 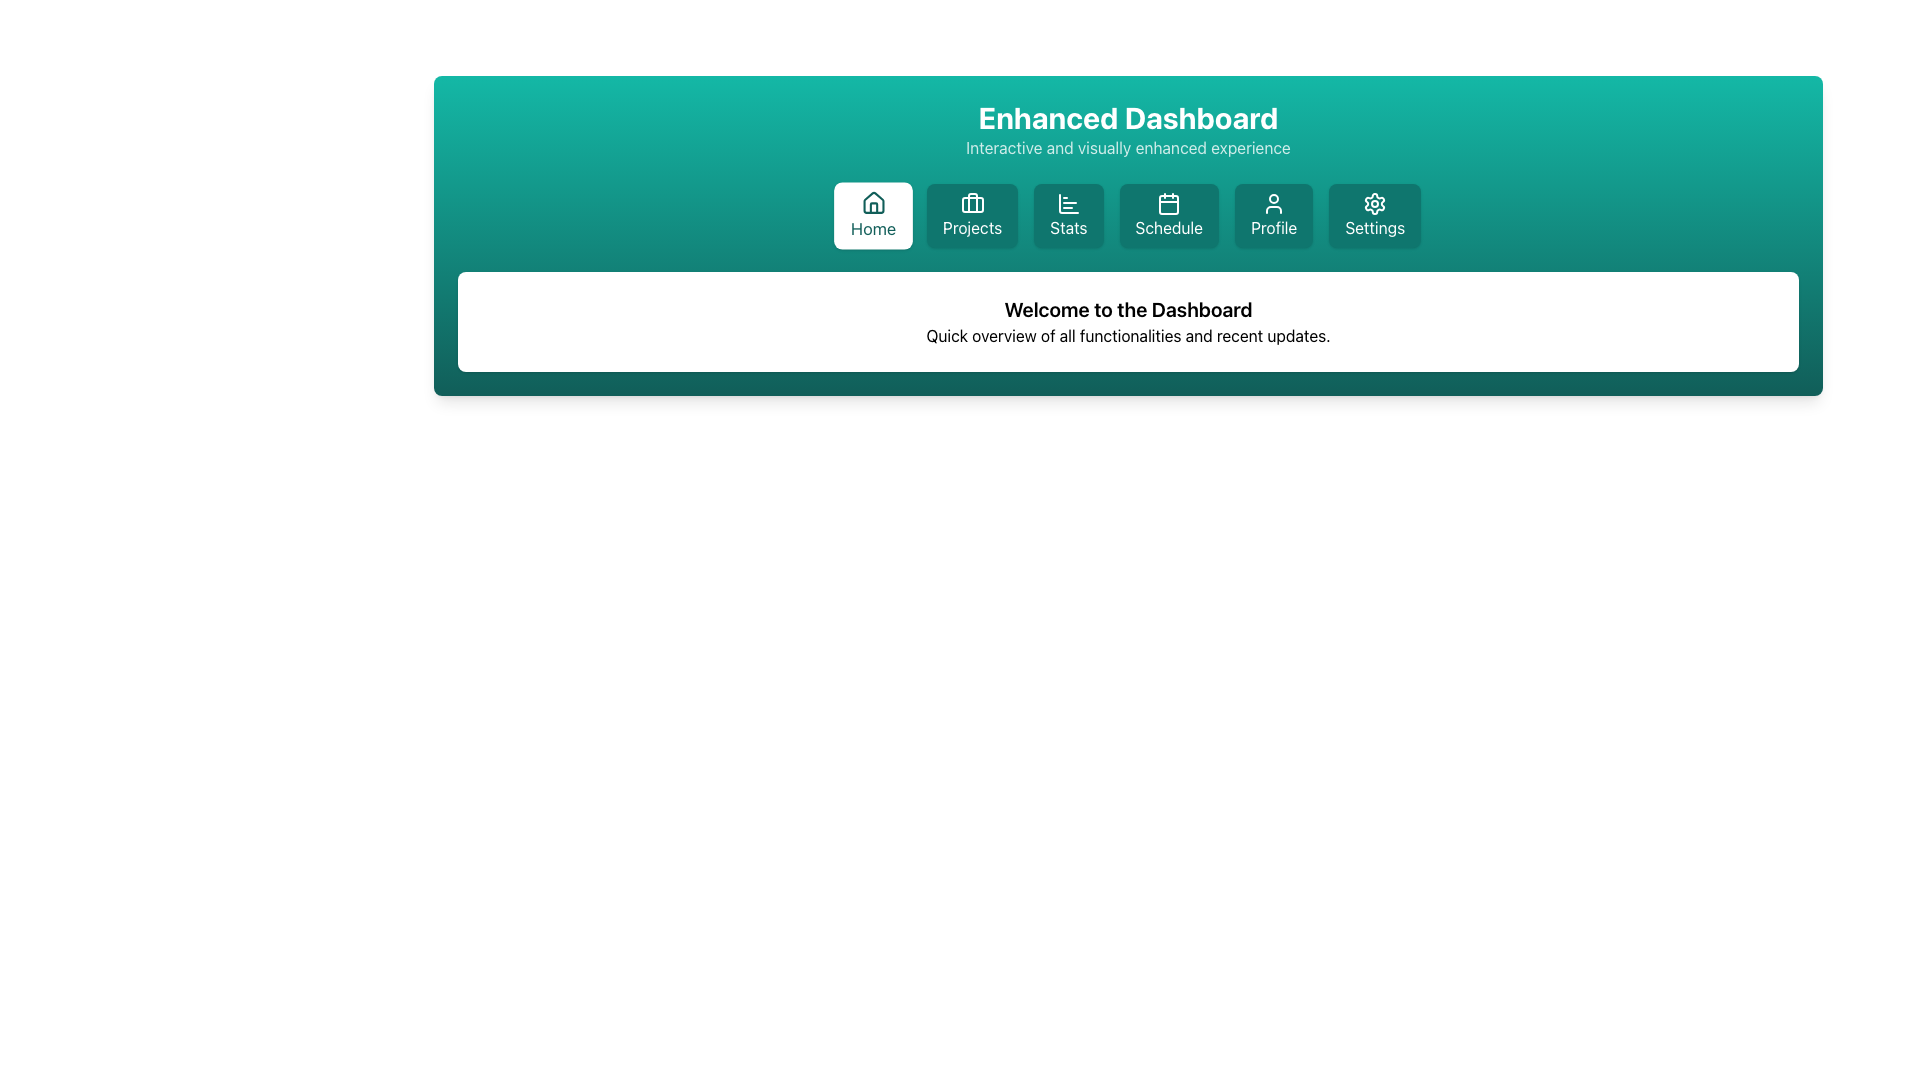 What do you see at coordinates (1067, 216) in the screenshot?
I see `the 'Stats' button, which is the third button from the left in a series of six buttons at the top of the interface` at bounding box center [1067, 216].